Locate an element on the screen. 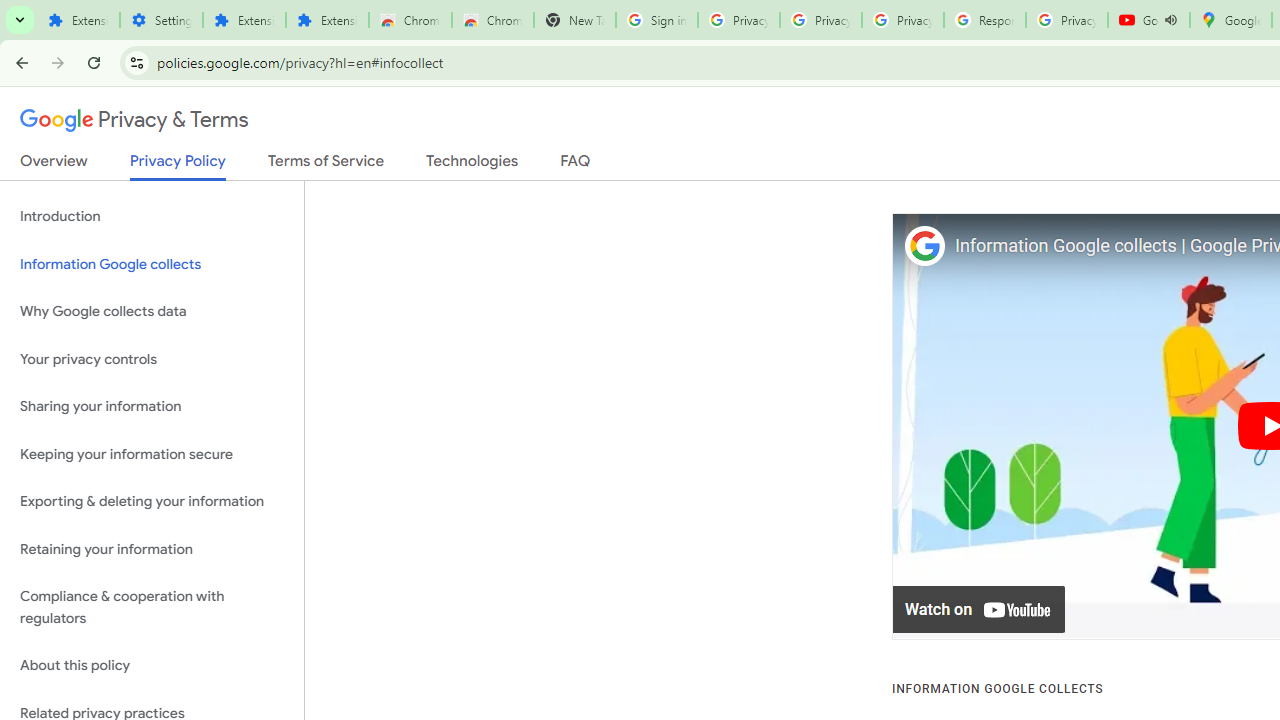 The image size is (1280, 720). 'Introduction' is located at coordinates (151, 217).